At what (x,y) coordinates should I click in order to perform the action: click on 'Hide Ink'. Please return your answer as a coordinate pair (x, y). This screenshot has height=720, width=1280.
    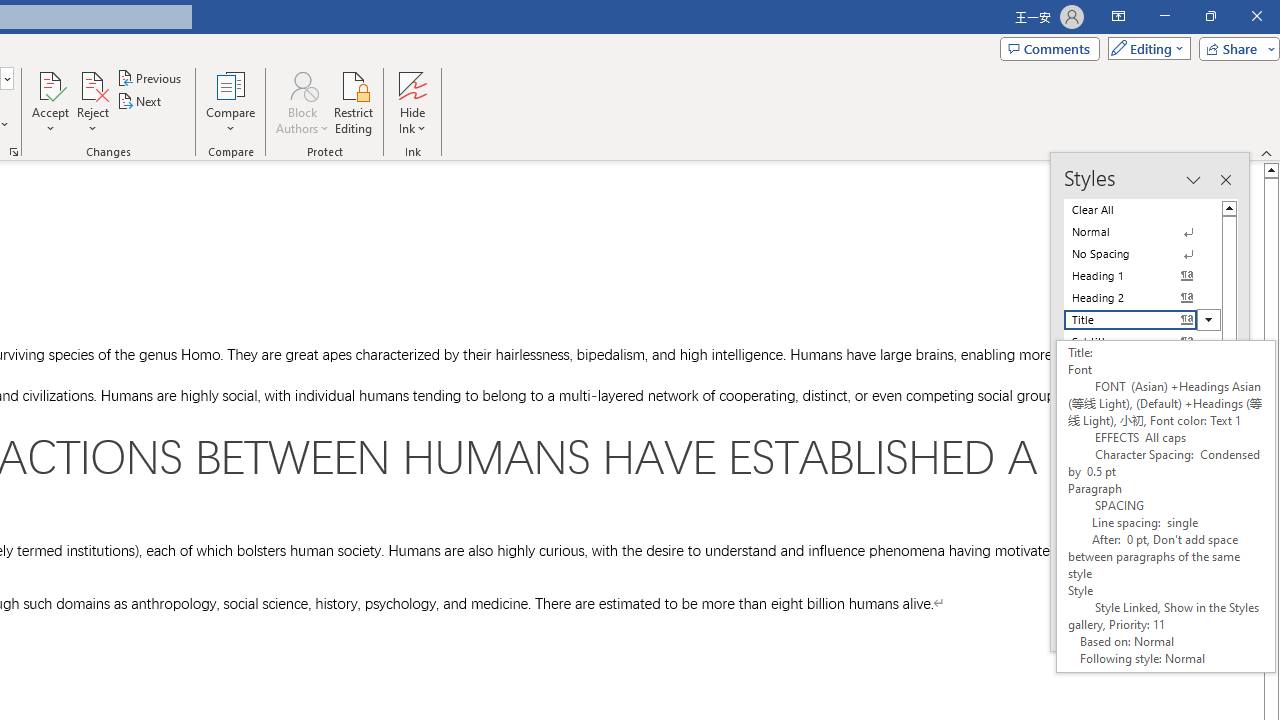
    Looking at the image, I should click on (411, 84).